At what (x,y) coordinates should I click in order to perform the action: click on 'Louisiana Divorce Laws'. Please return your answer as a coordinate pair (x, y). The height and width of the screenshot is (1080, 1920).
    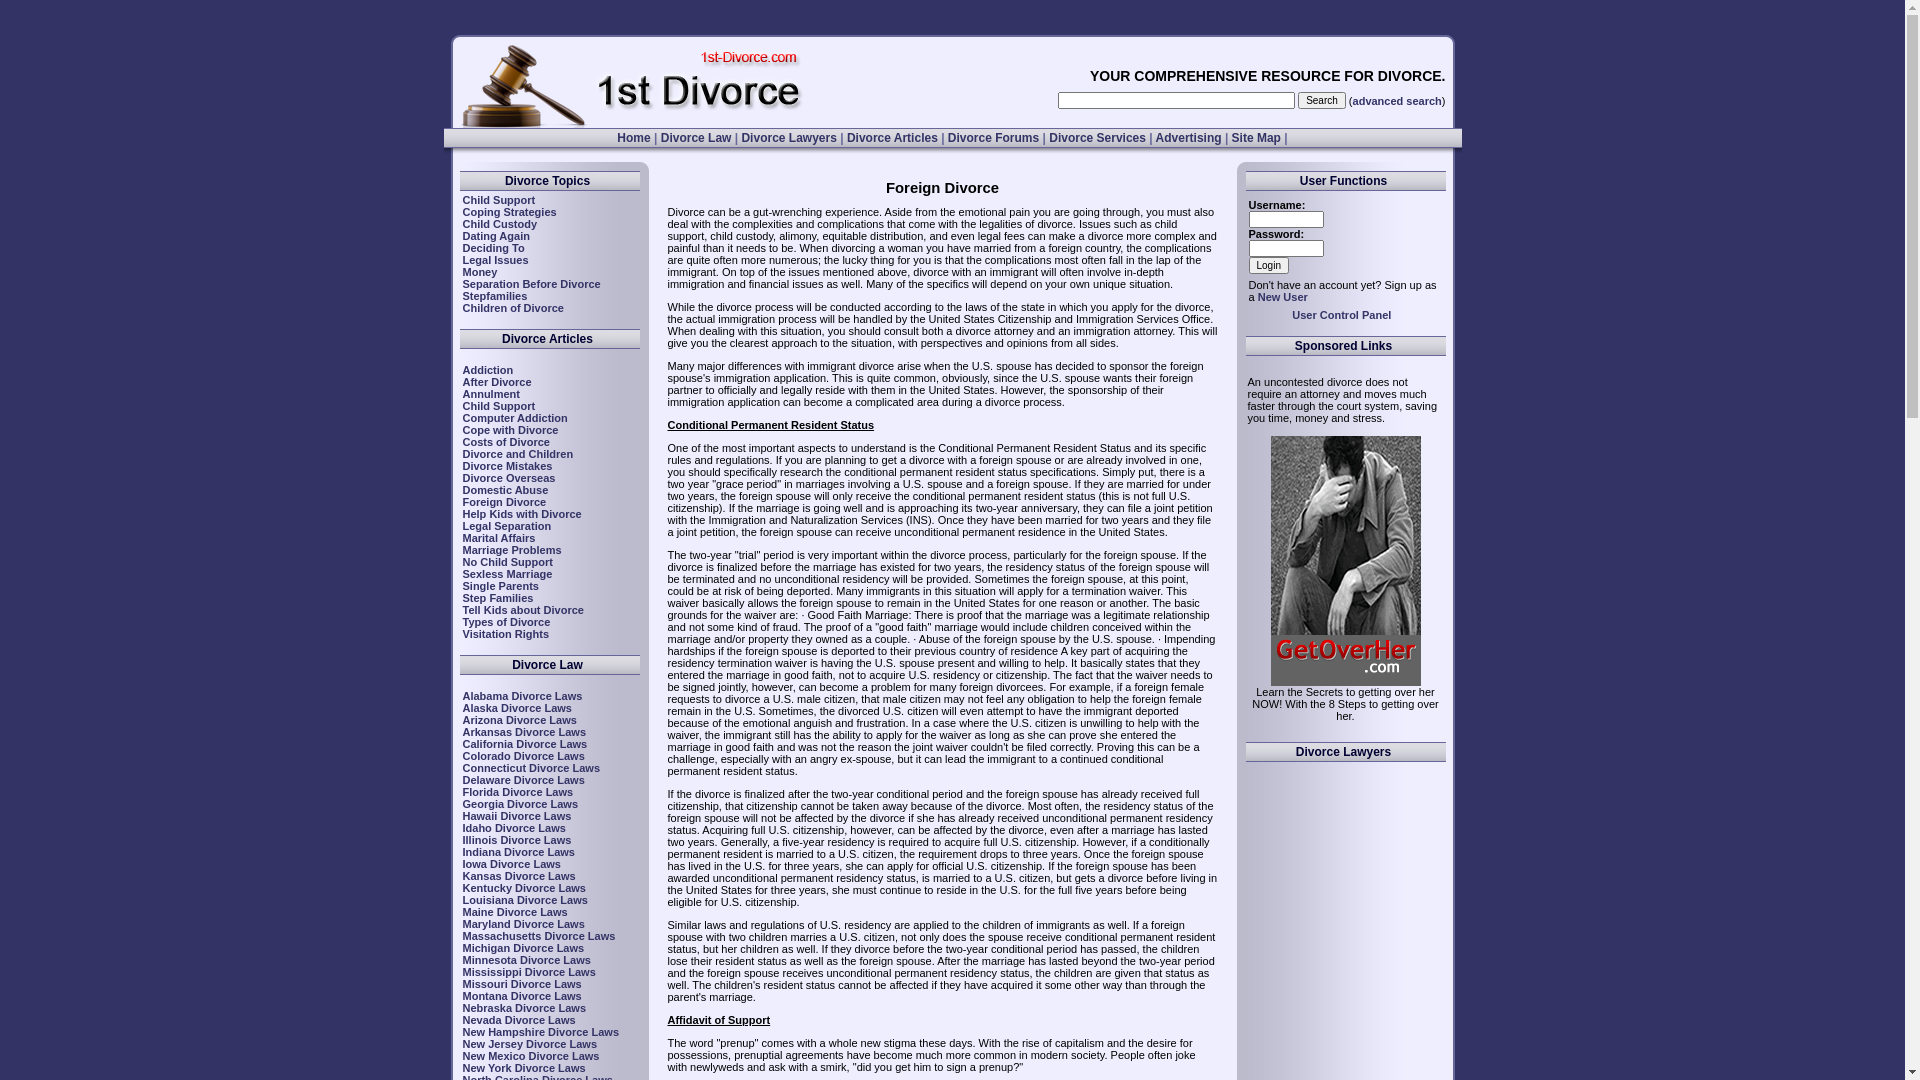
    Looking at the image, I should click on (524, 898).